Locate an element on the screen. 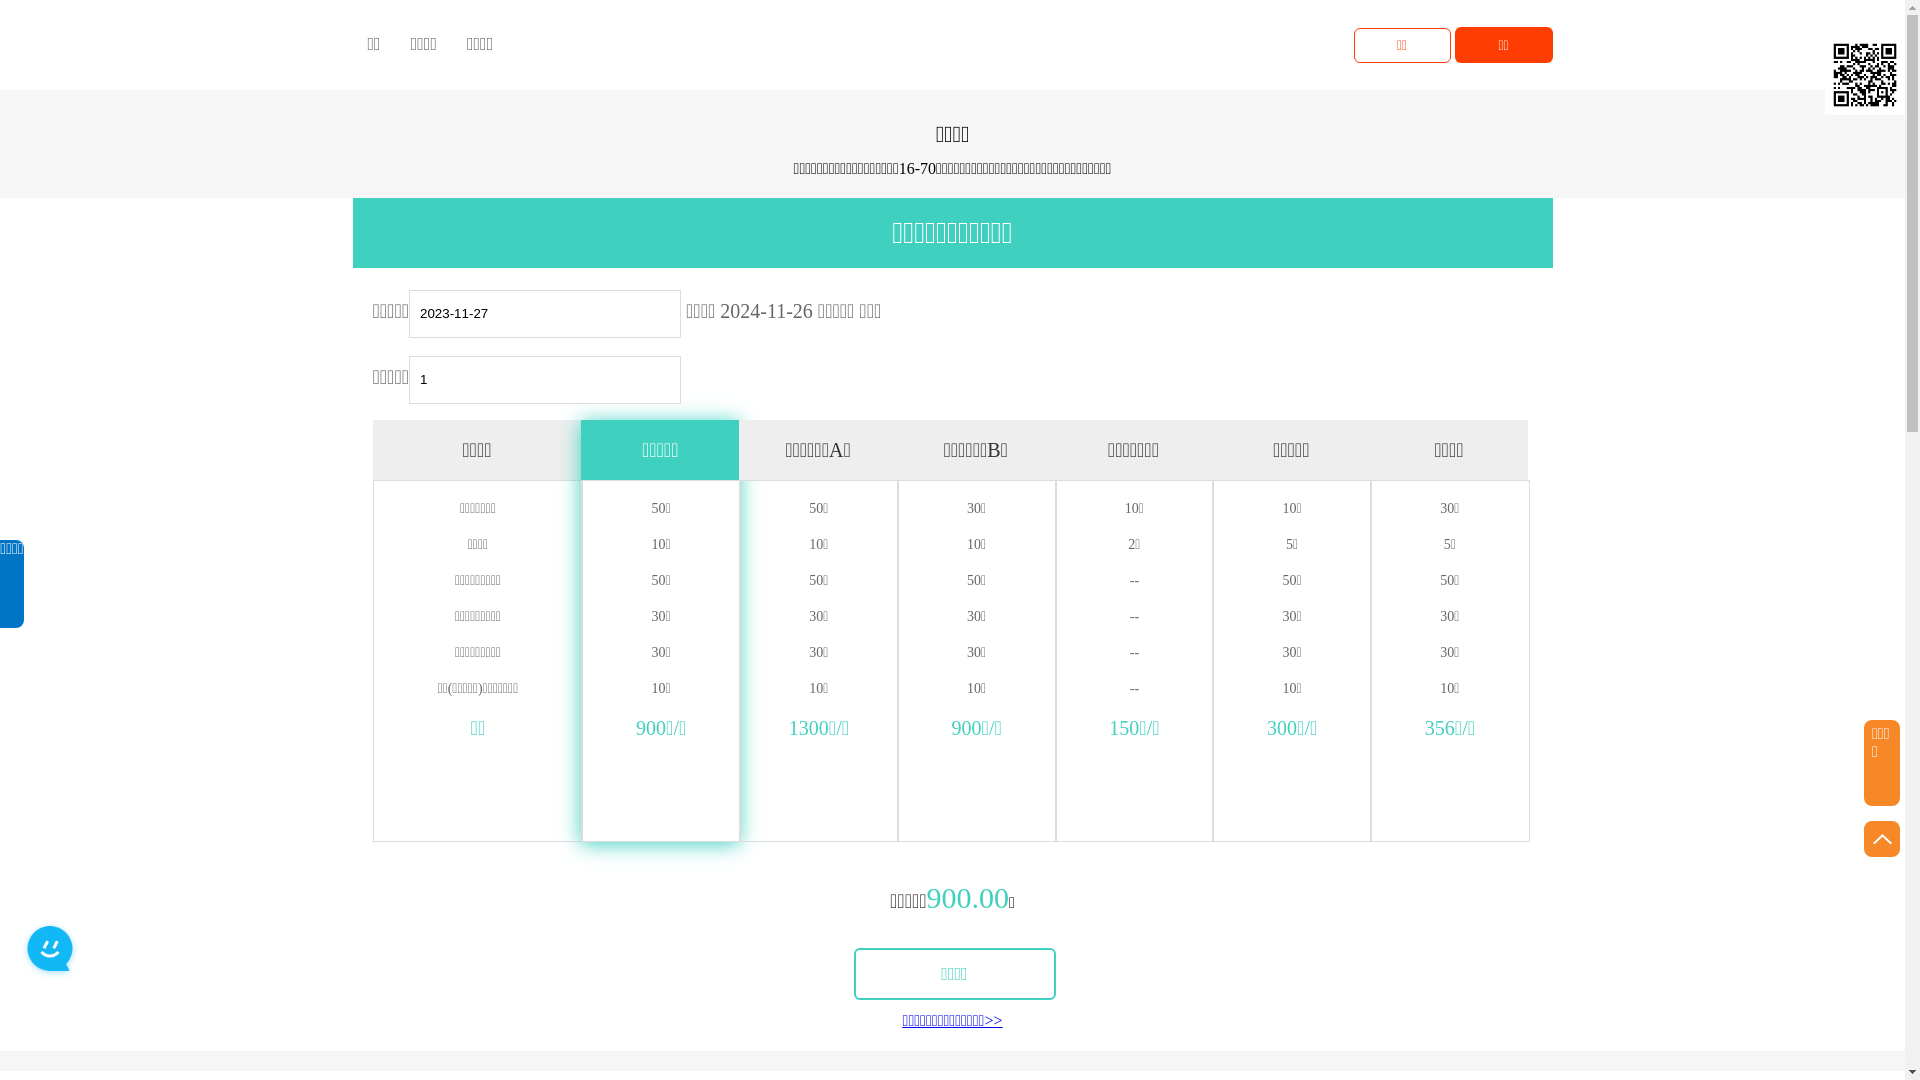 Image resolution: width=1920 pixels, height=1080 pixels. '2023-11-27' is located at coordinates (545, 313).